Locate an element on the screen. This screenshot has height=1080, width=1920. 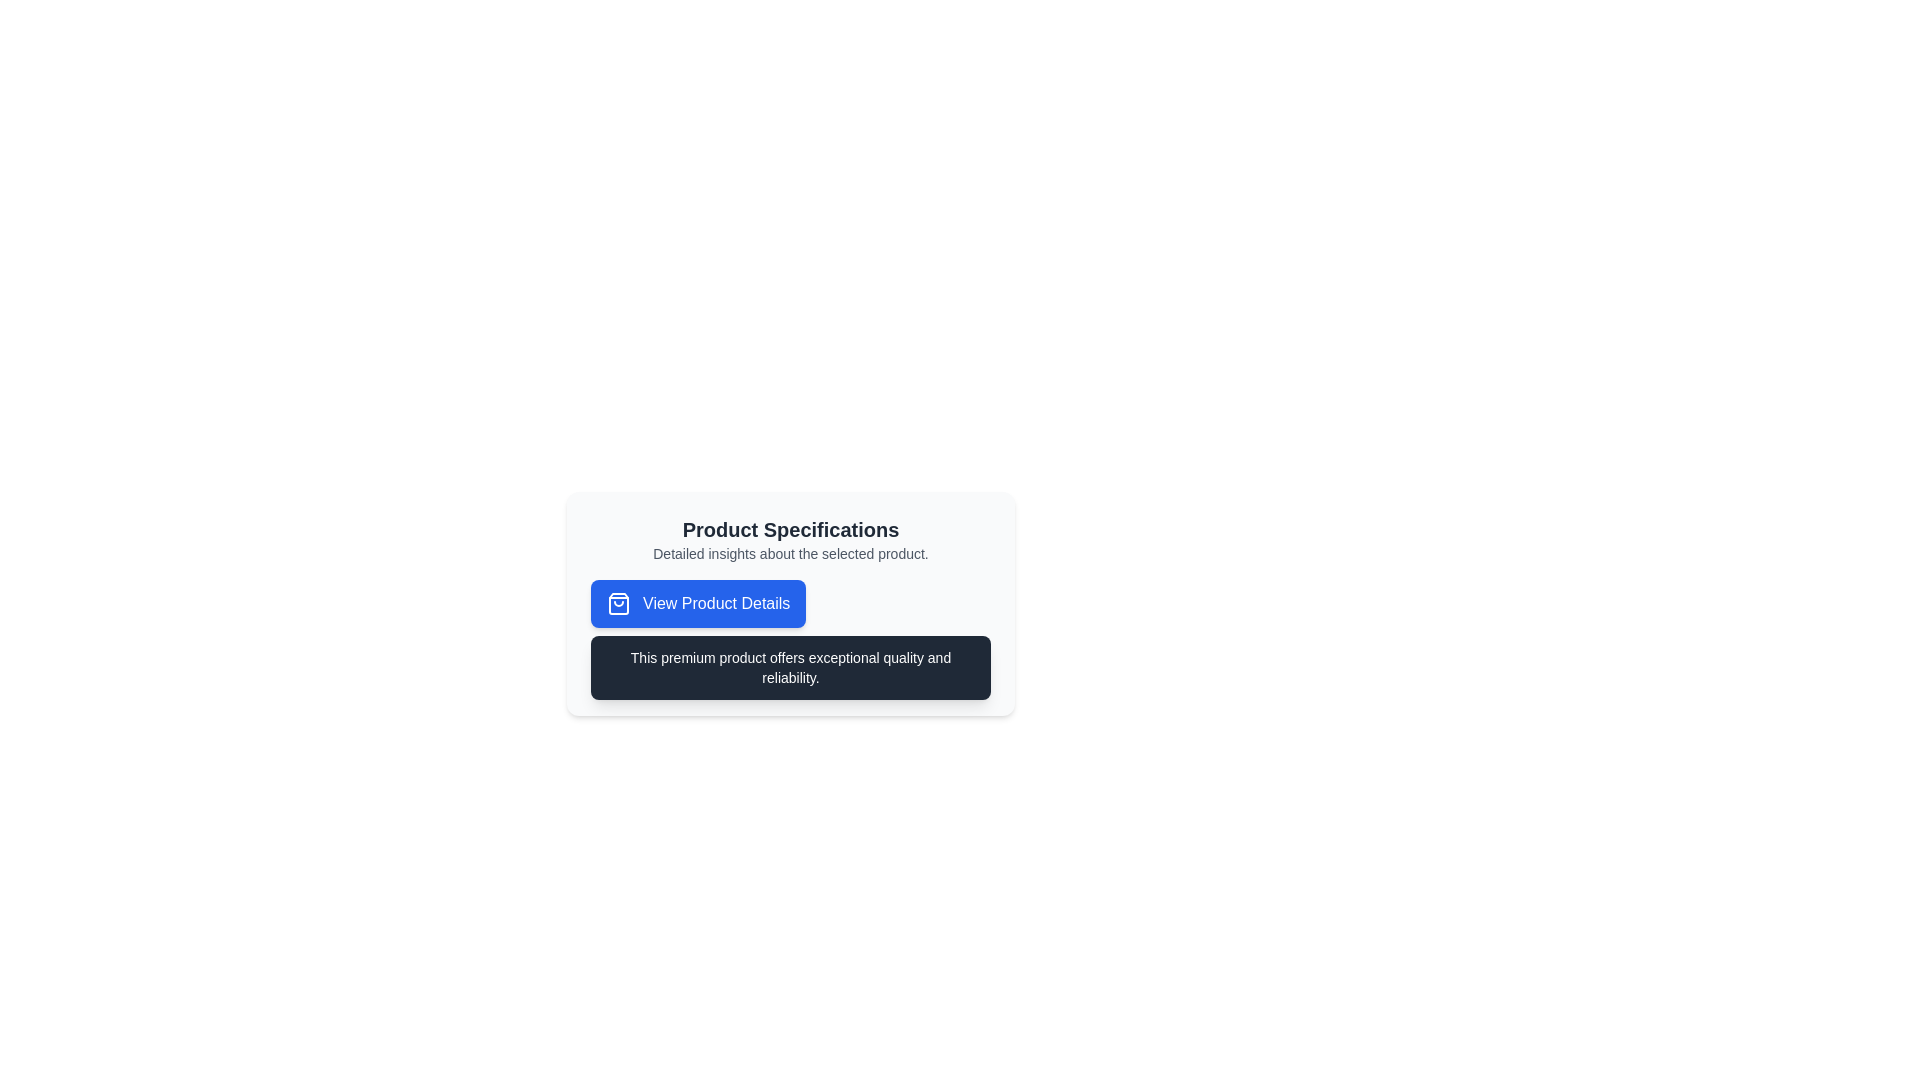
the text block containing 'Product Specifications' and 'Detailed insights about the selected product.' which is located above the 'View Product Details' button is located at coordinates (790, 540).